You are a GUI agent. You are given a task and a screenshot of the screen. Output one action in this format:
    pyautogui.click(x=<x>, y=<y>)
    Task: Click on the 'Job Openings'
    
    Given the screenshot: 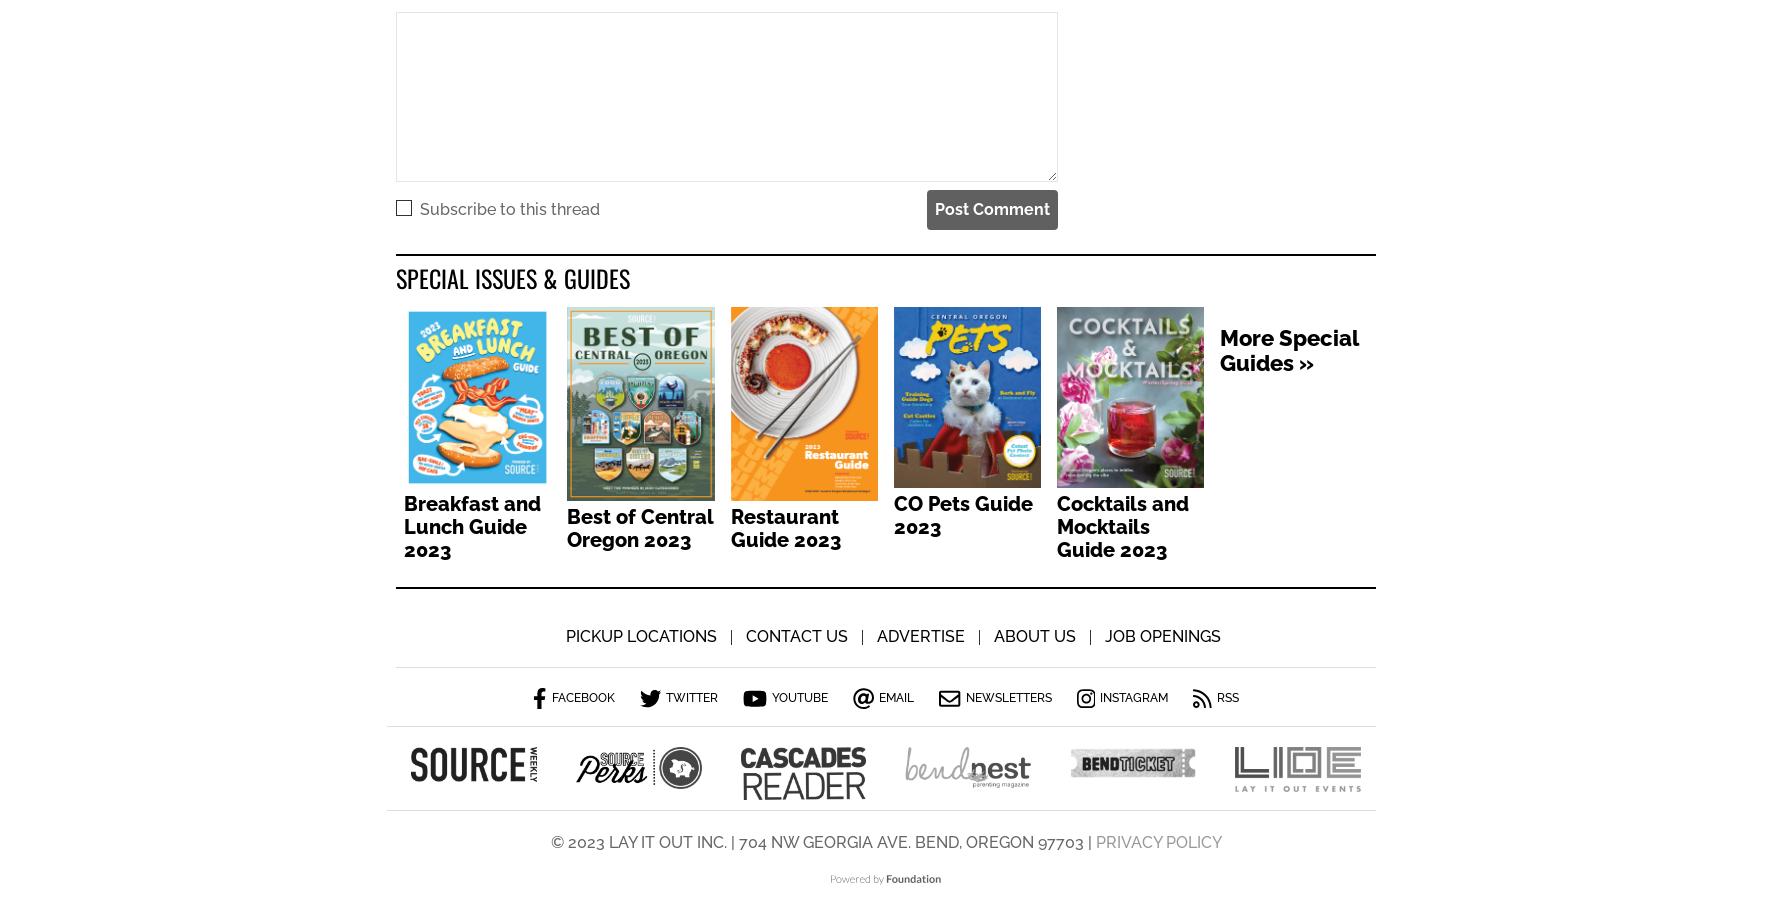 What is the action you would take?
    pyautogui.click(x=1103, y=638)
    